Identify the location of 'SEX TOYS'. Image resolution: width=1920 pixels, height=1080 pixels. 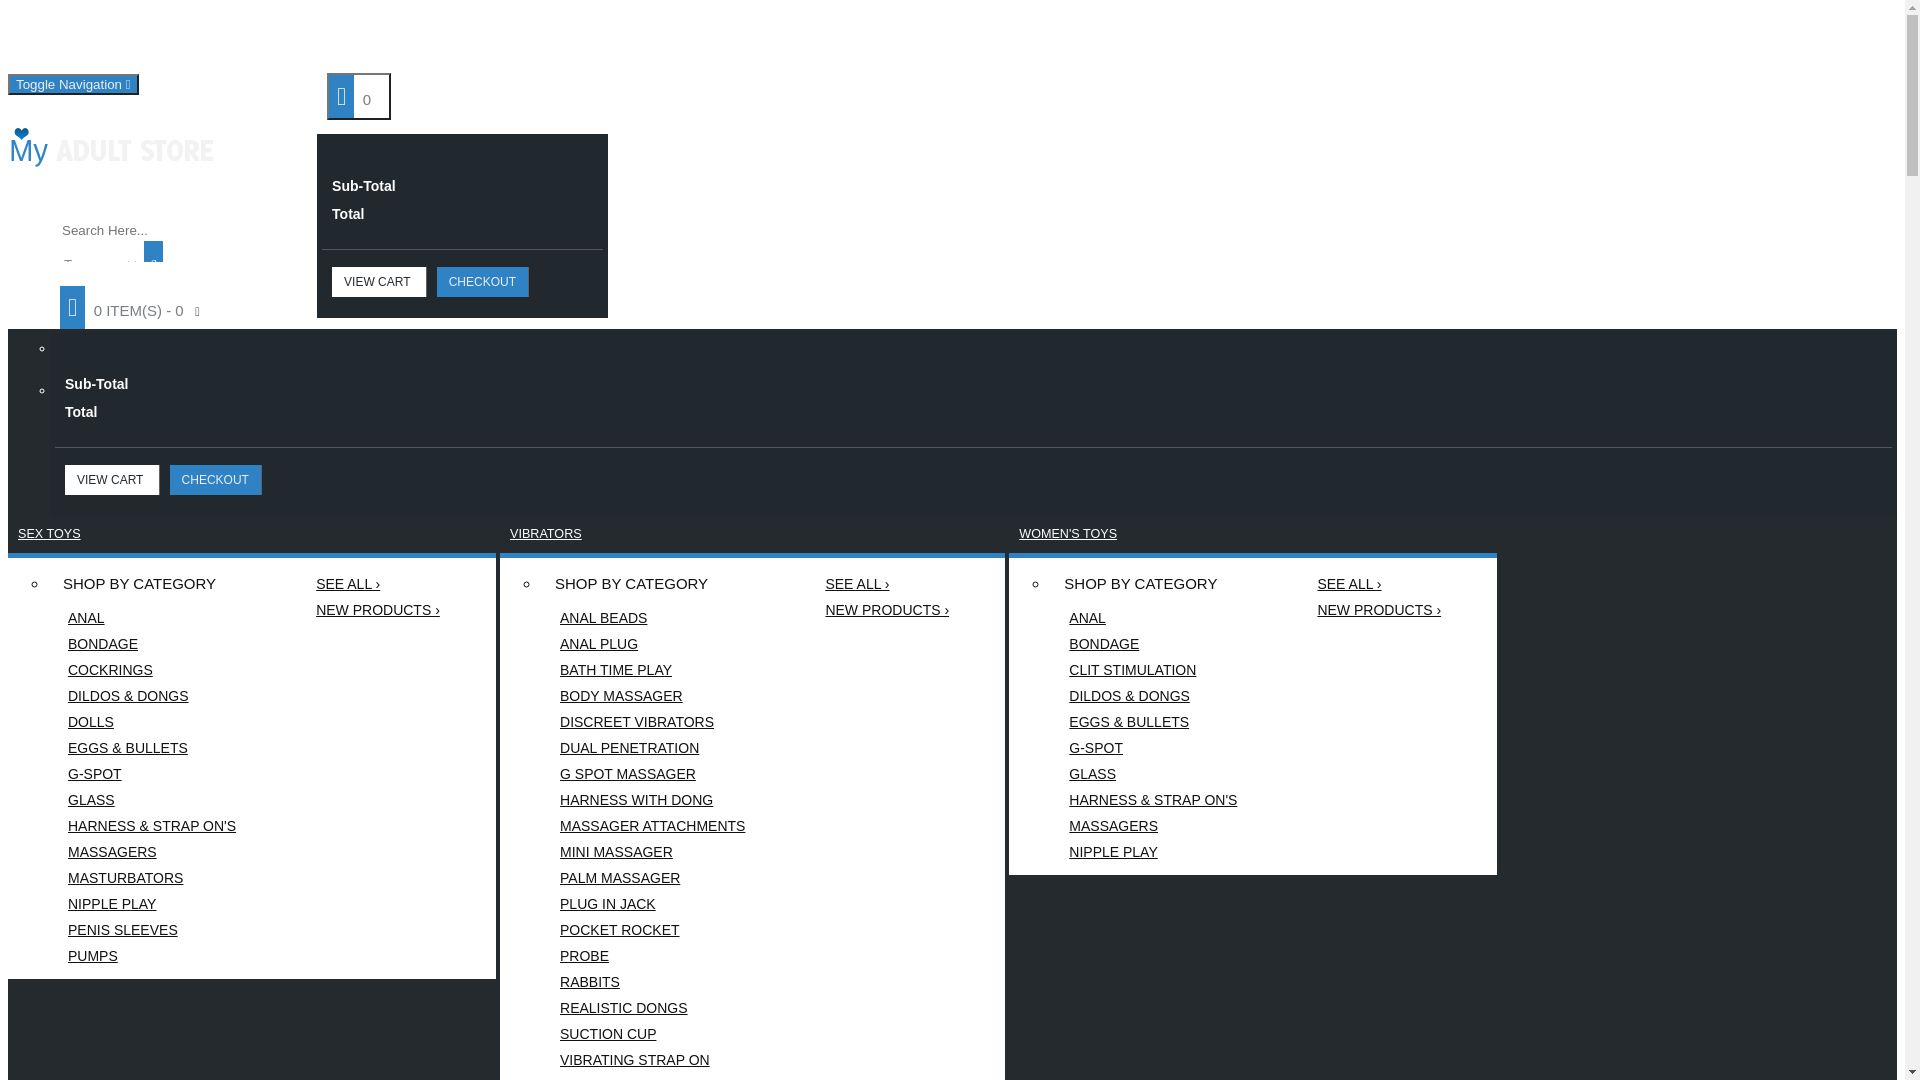
(49, 532).